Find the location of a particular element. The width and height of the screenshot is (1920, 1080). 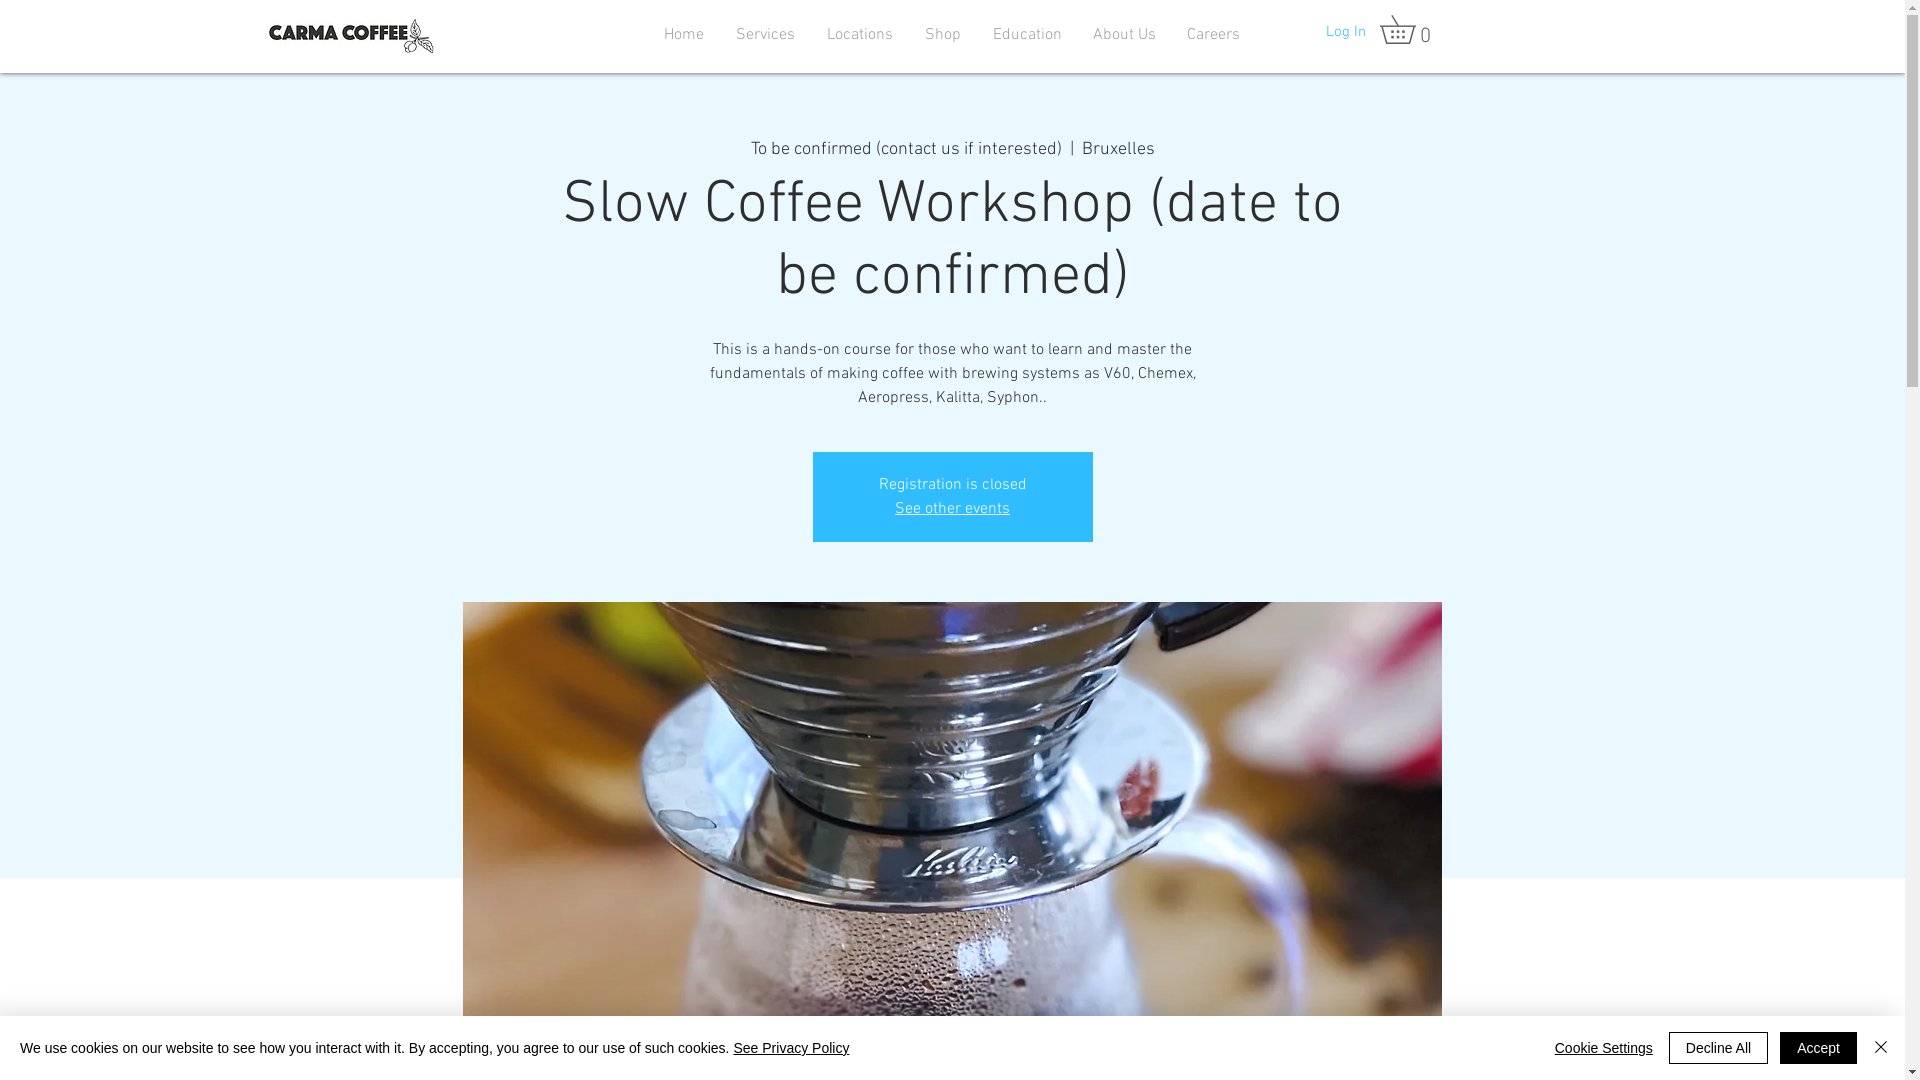

'Locations' is located at coordinates (859, 34).